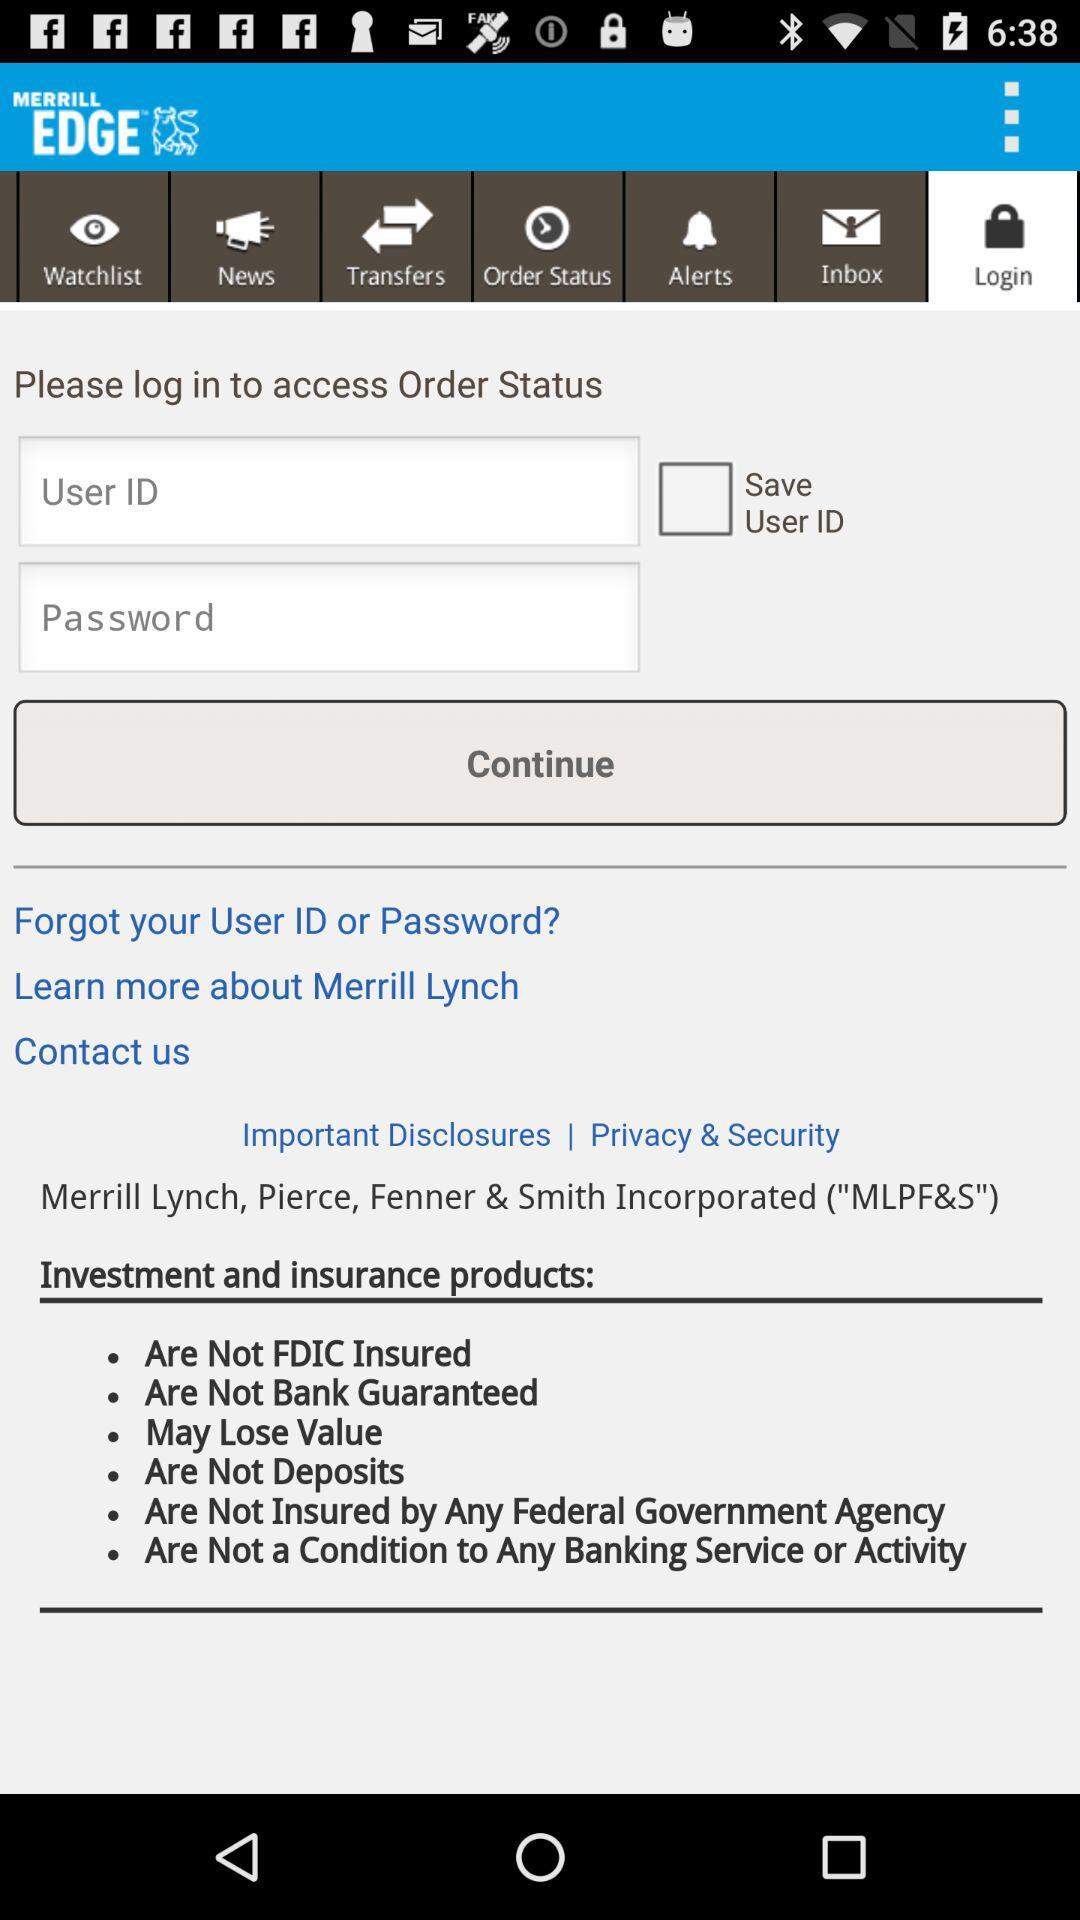  I want to click on menu page, so click(93, 236).